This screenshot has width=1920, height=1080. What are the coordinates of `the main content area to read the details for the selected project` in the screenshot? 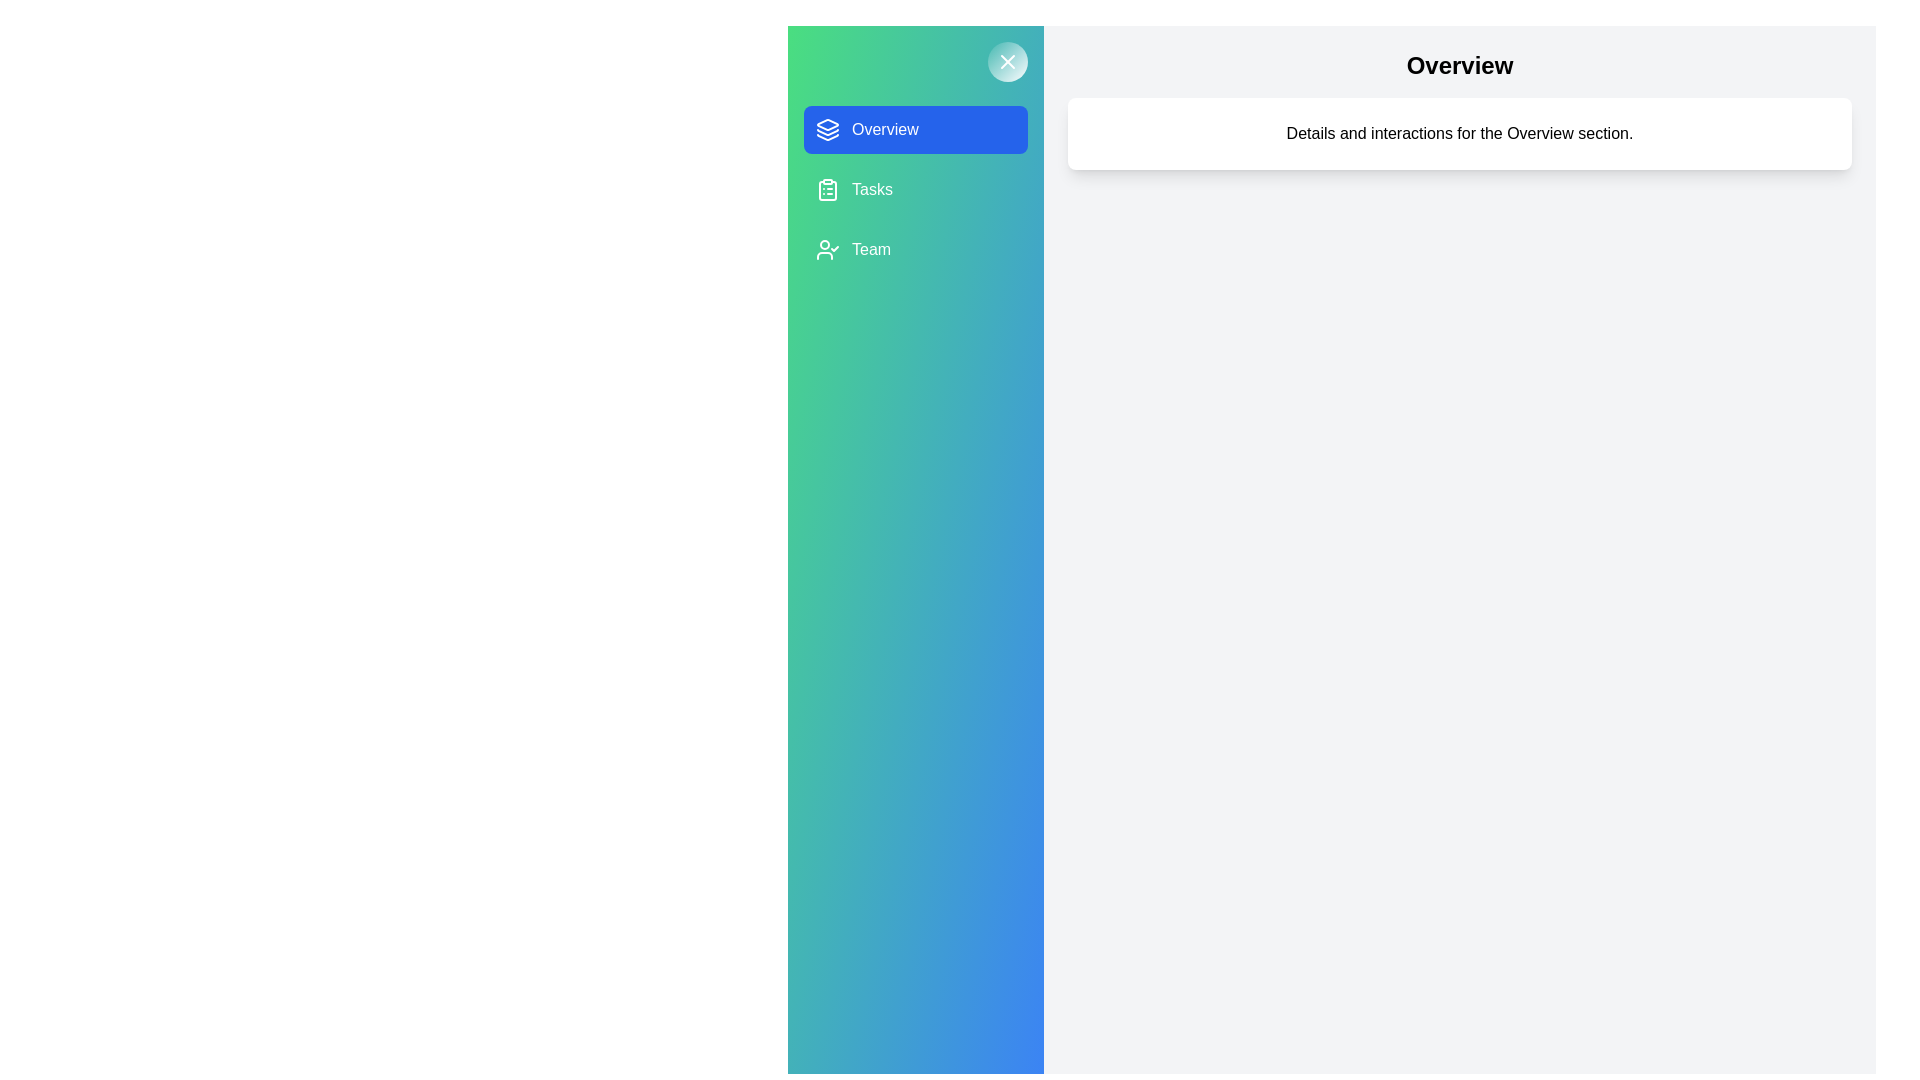 It's located at (1459, 134).